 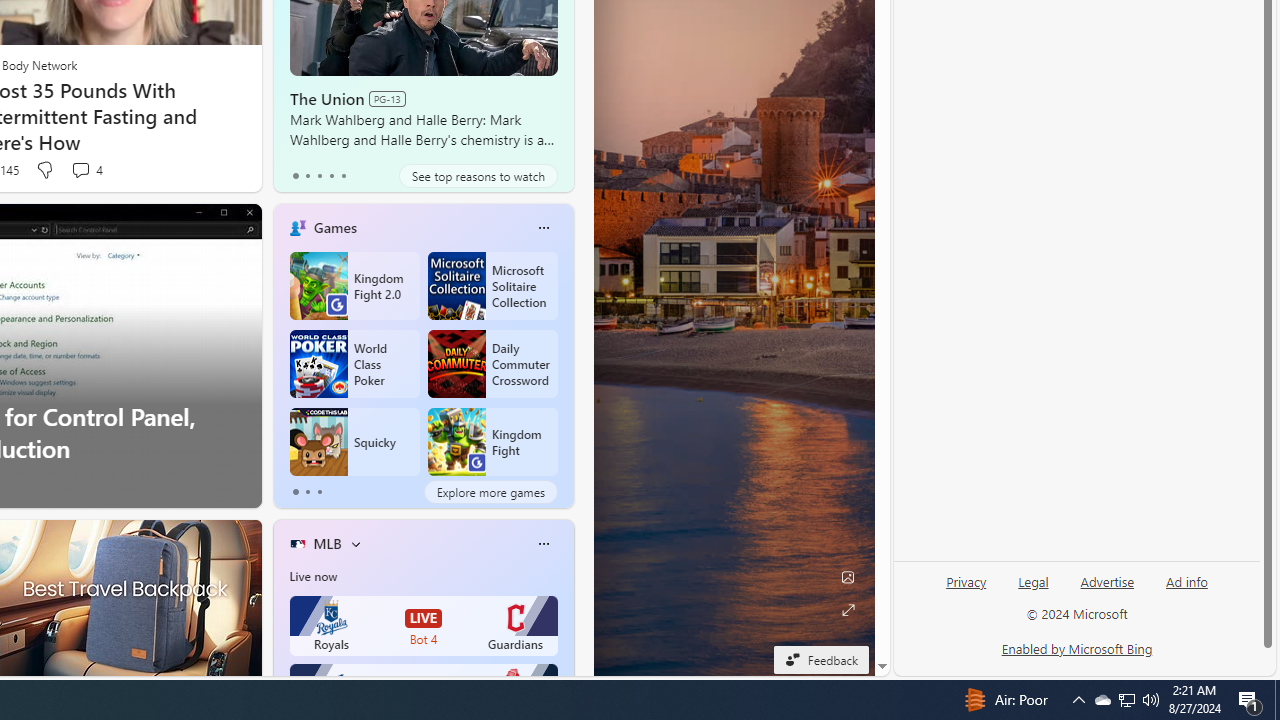 What do you see at coordinates (543, 543) in the screenshot?
I see `'Class: icon-img'` at bounding box center [543, 543].